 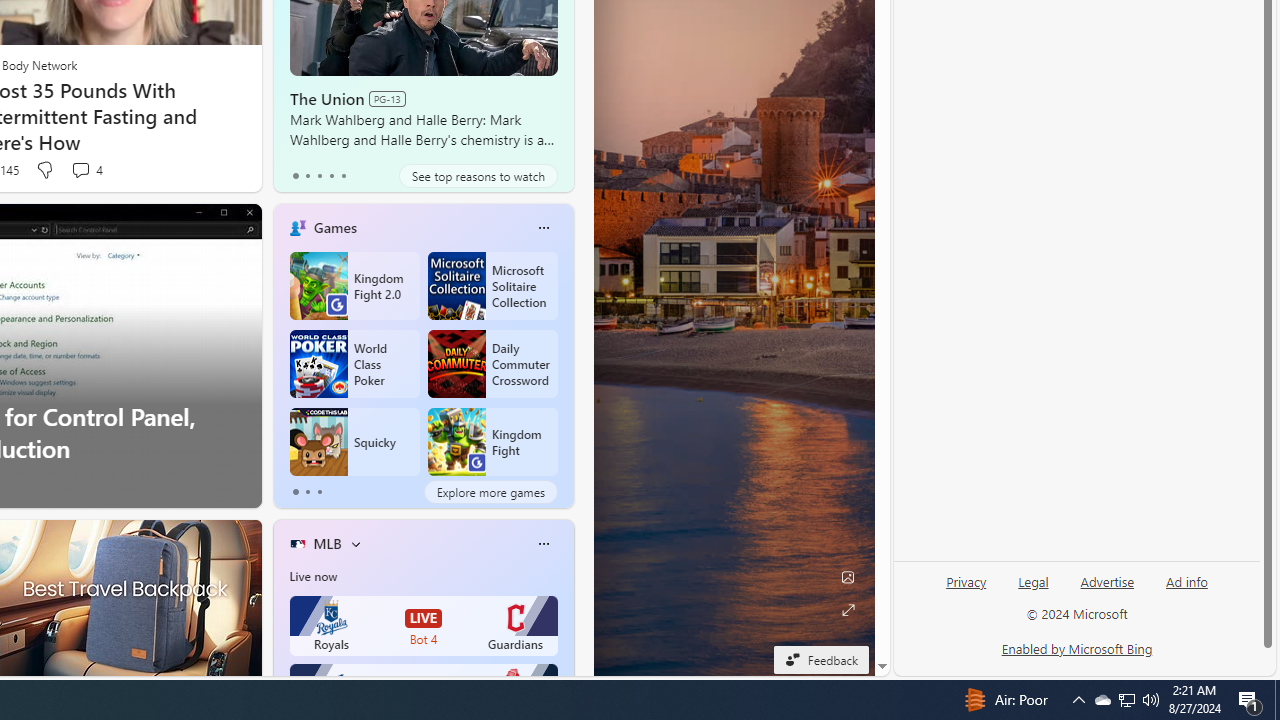 What do you see at coordinates (543, 543) in the screenshot?
I see `'Class: icon-img'` at bounding box center [543, 543].